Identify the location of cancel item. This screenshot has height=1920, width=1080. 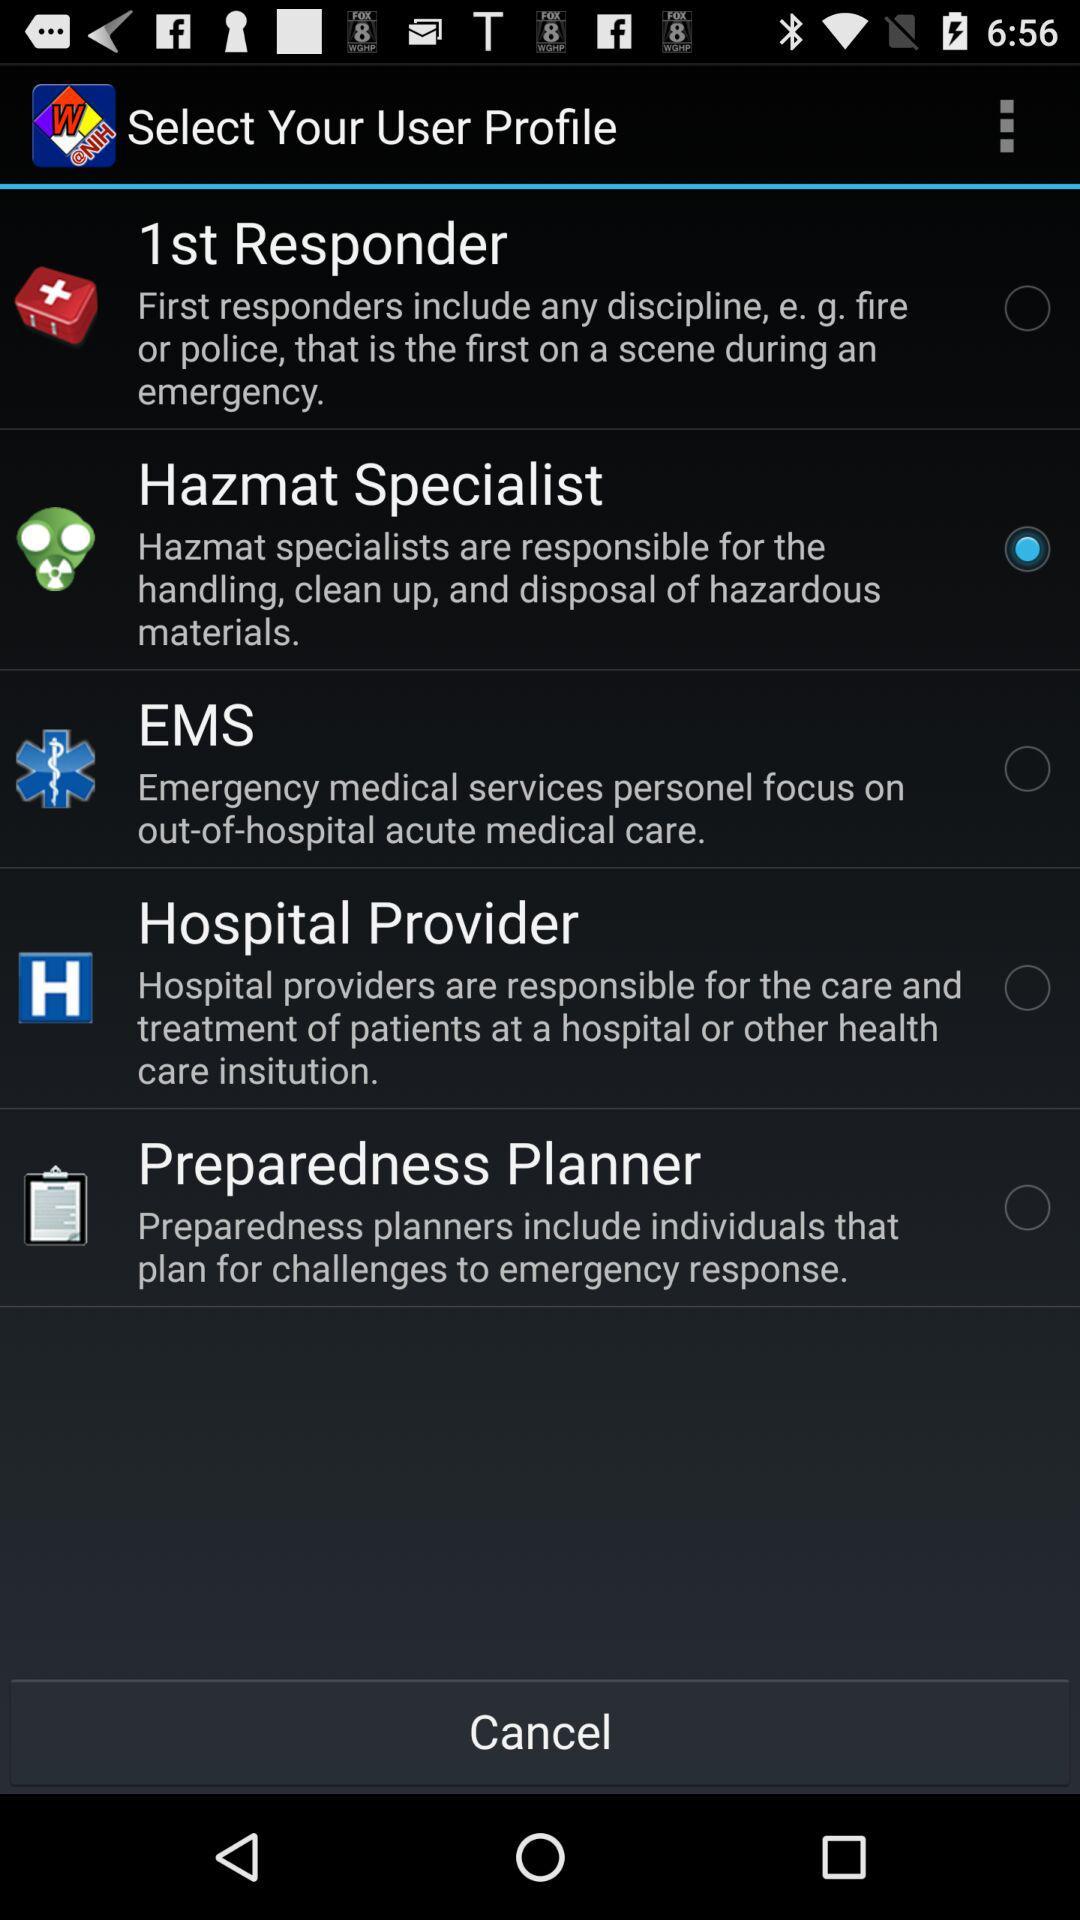
(540, 1730).